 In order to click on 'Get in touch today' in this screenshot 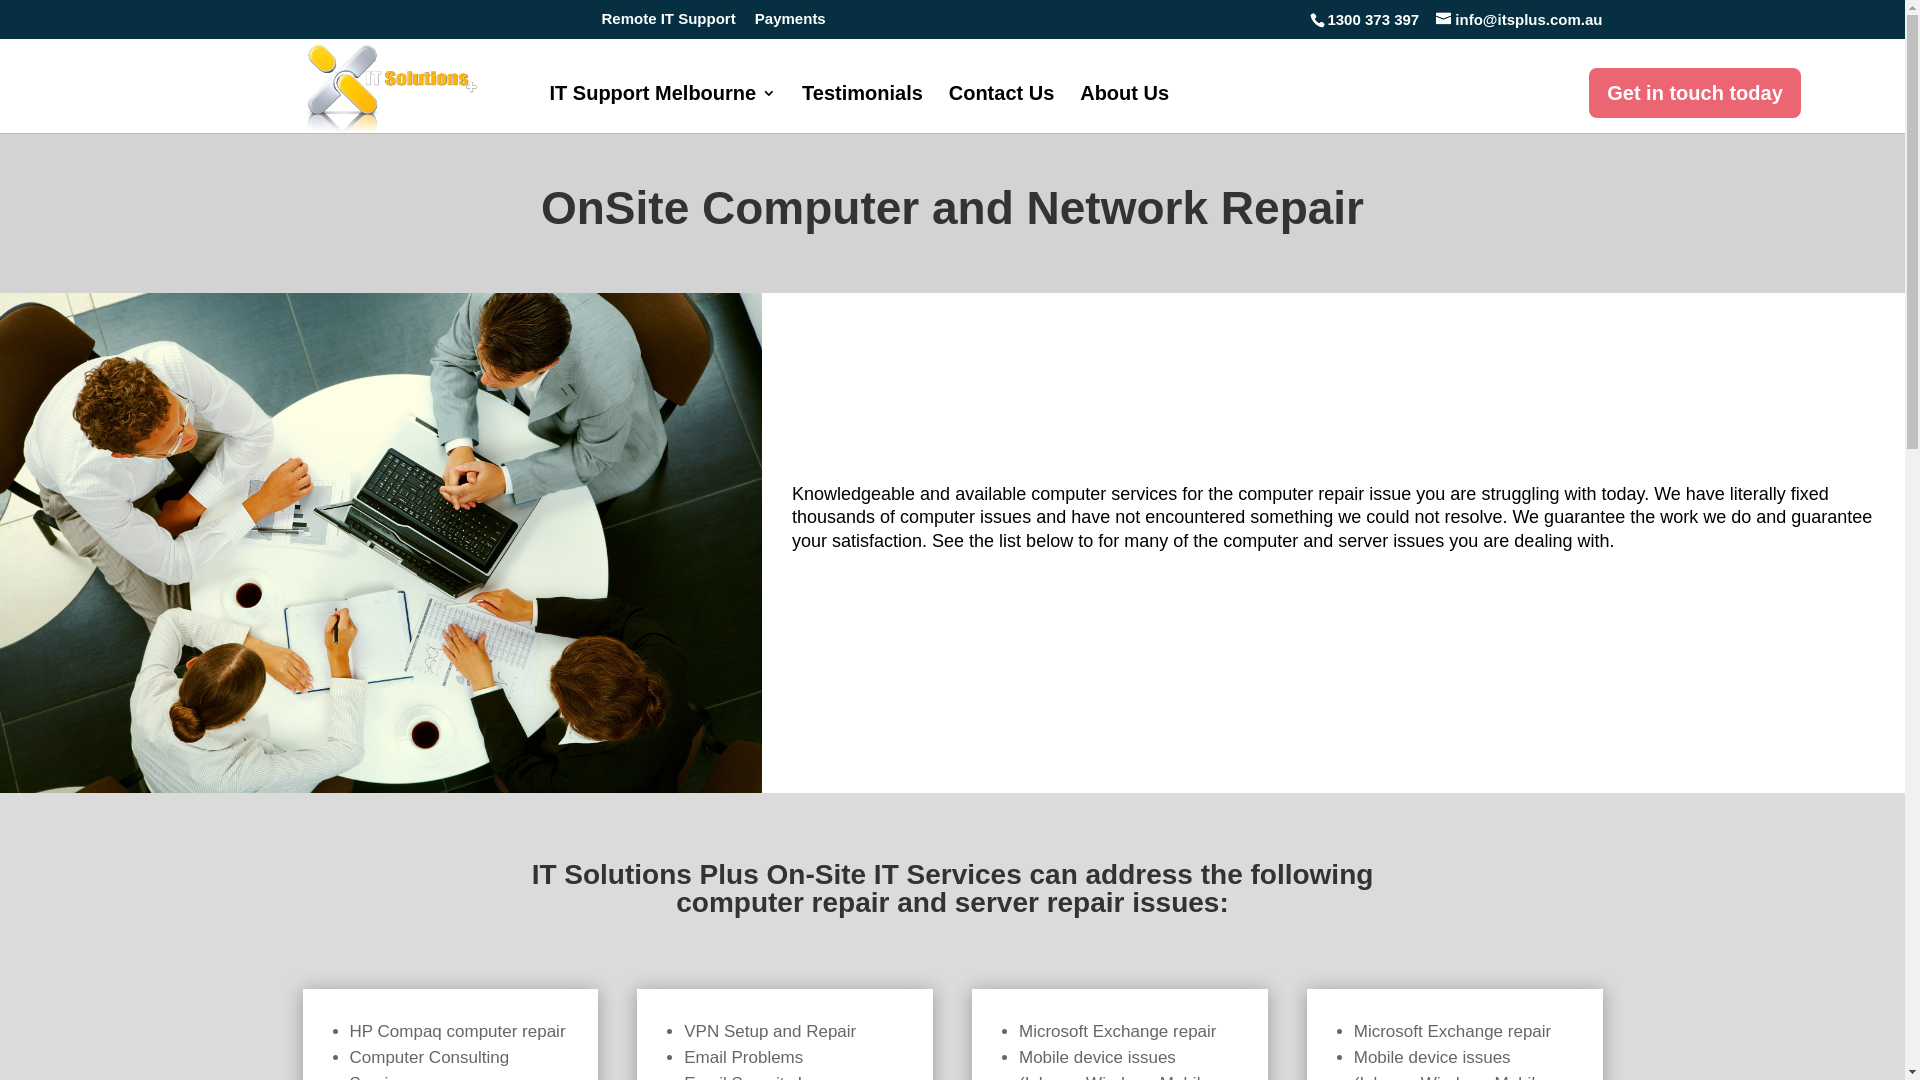, I will do `click(1693, 92)`.